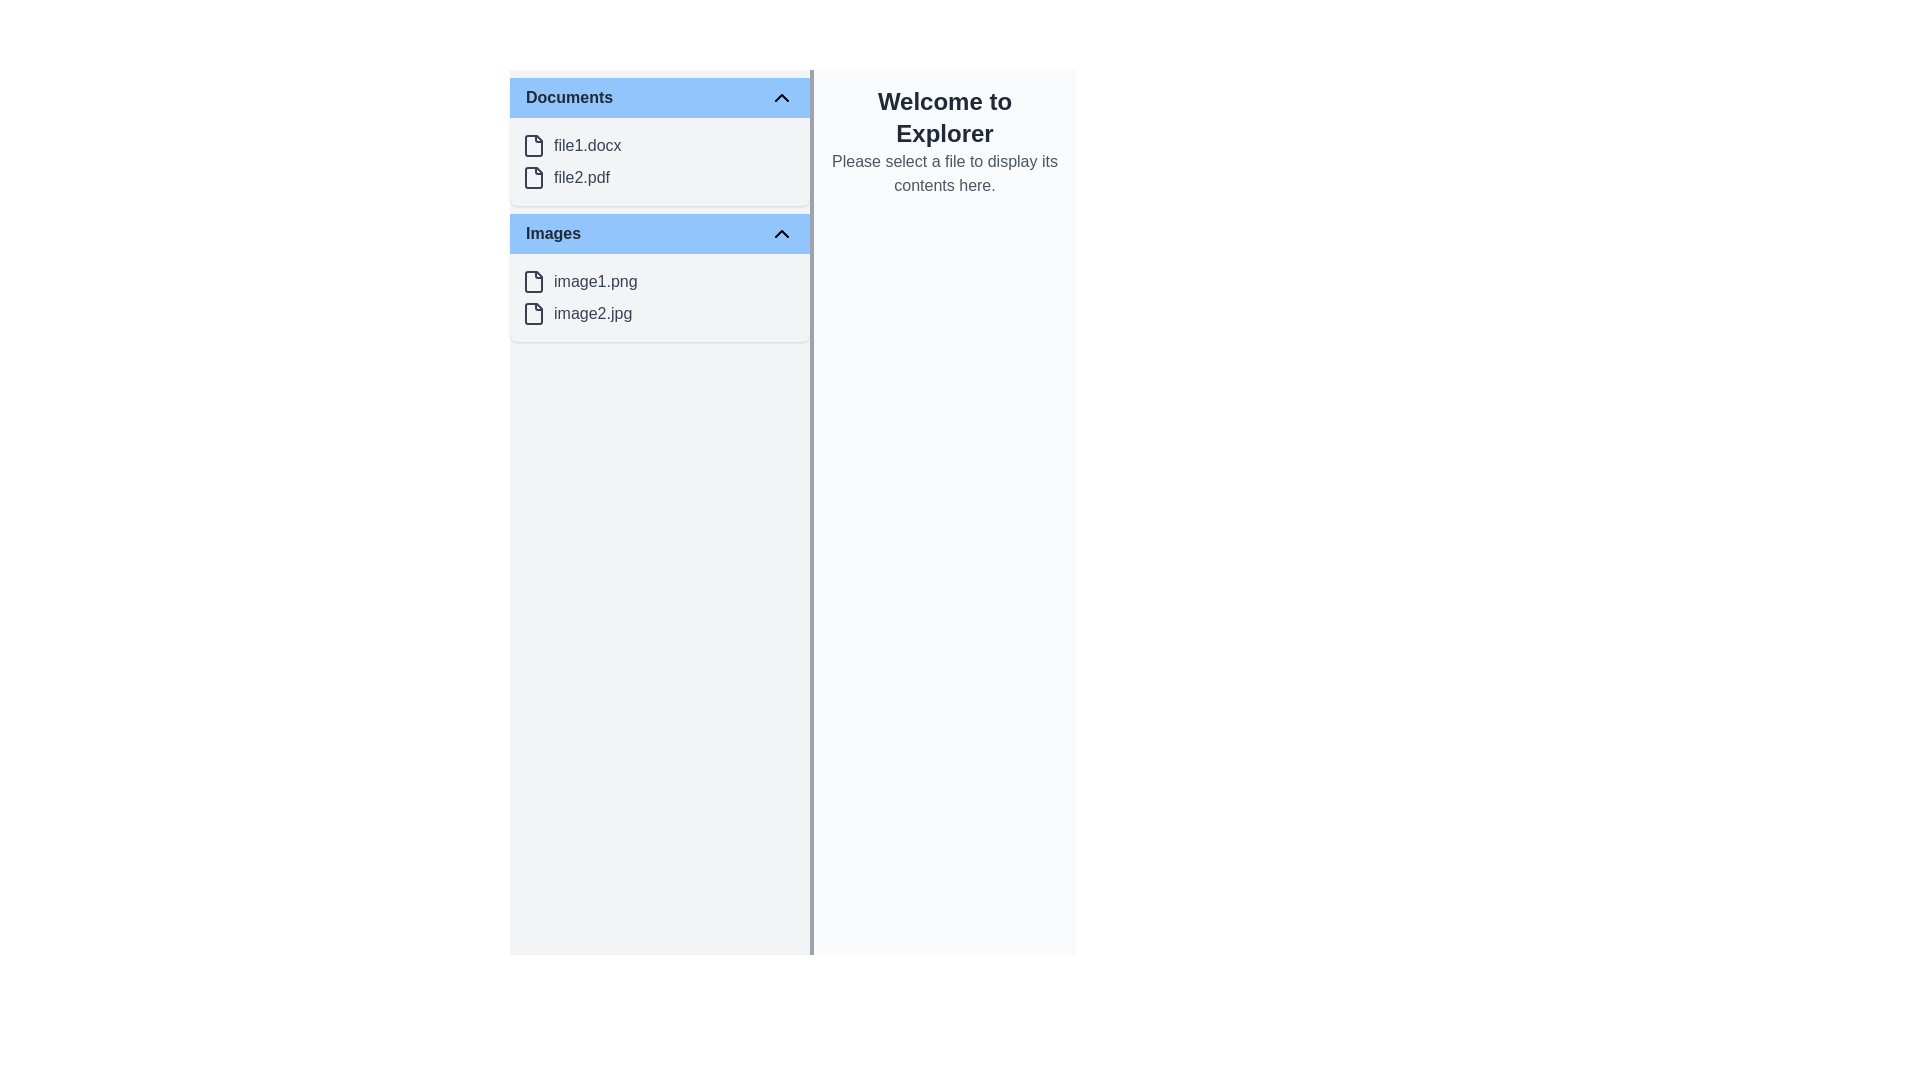  I want to click on the List item representing 'image1.png' in the 'Images' section, so click(660, 281).